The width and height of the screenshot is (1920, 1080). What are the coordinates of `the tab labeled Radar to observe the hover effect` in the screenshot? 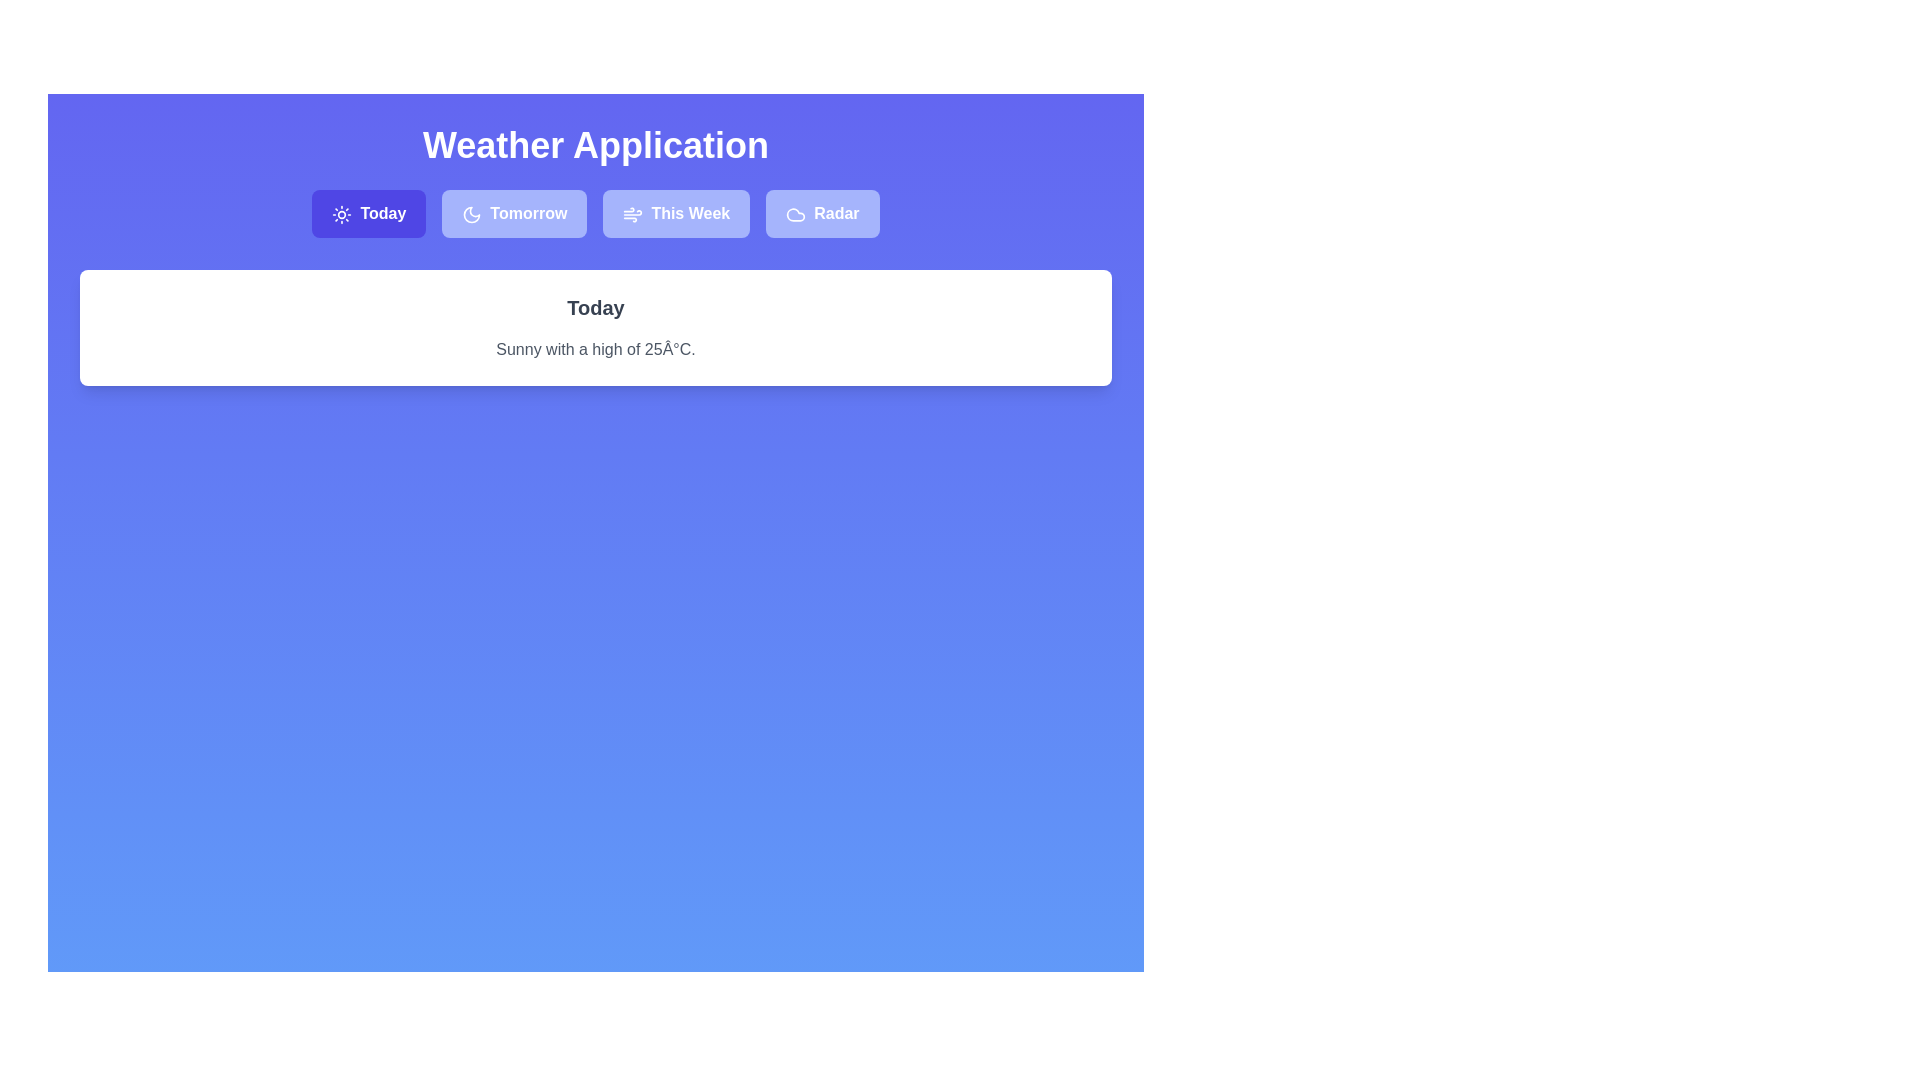 It's located at (822, 213).